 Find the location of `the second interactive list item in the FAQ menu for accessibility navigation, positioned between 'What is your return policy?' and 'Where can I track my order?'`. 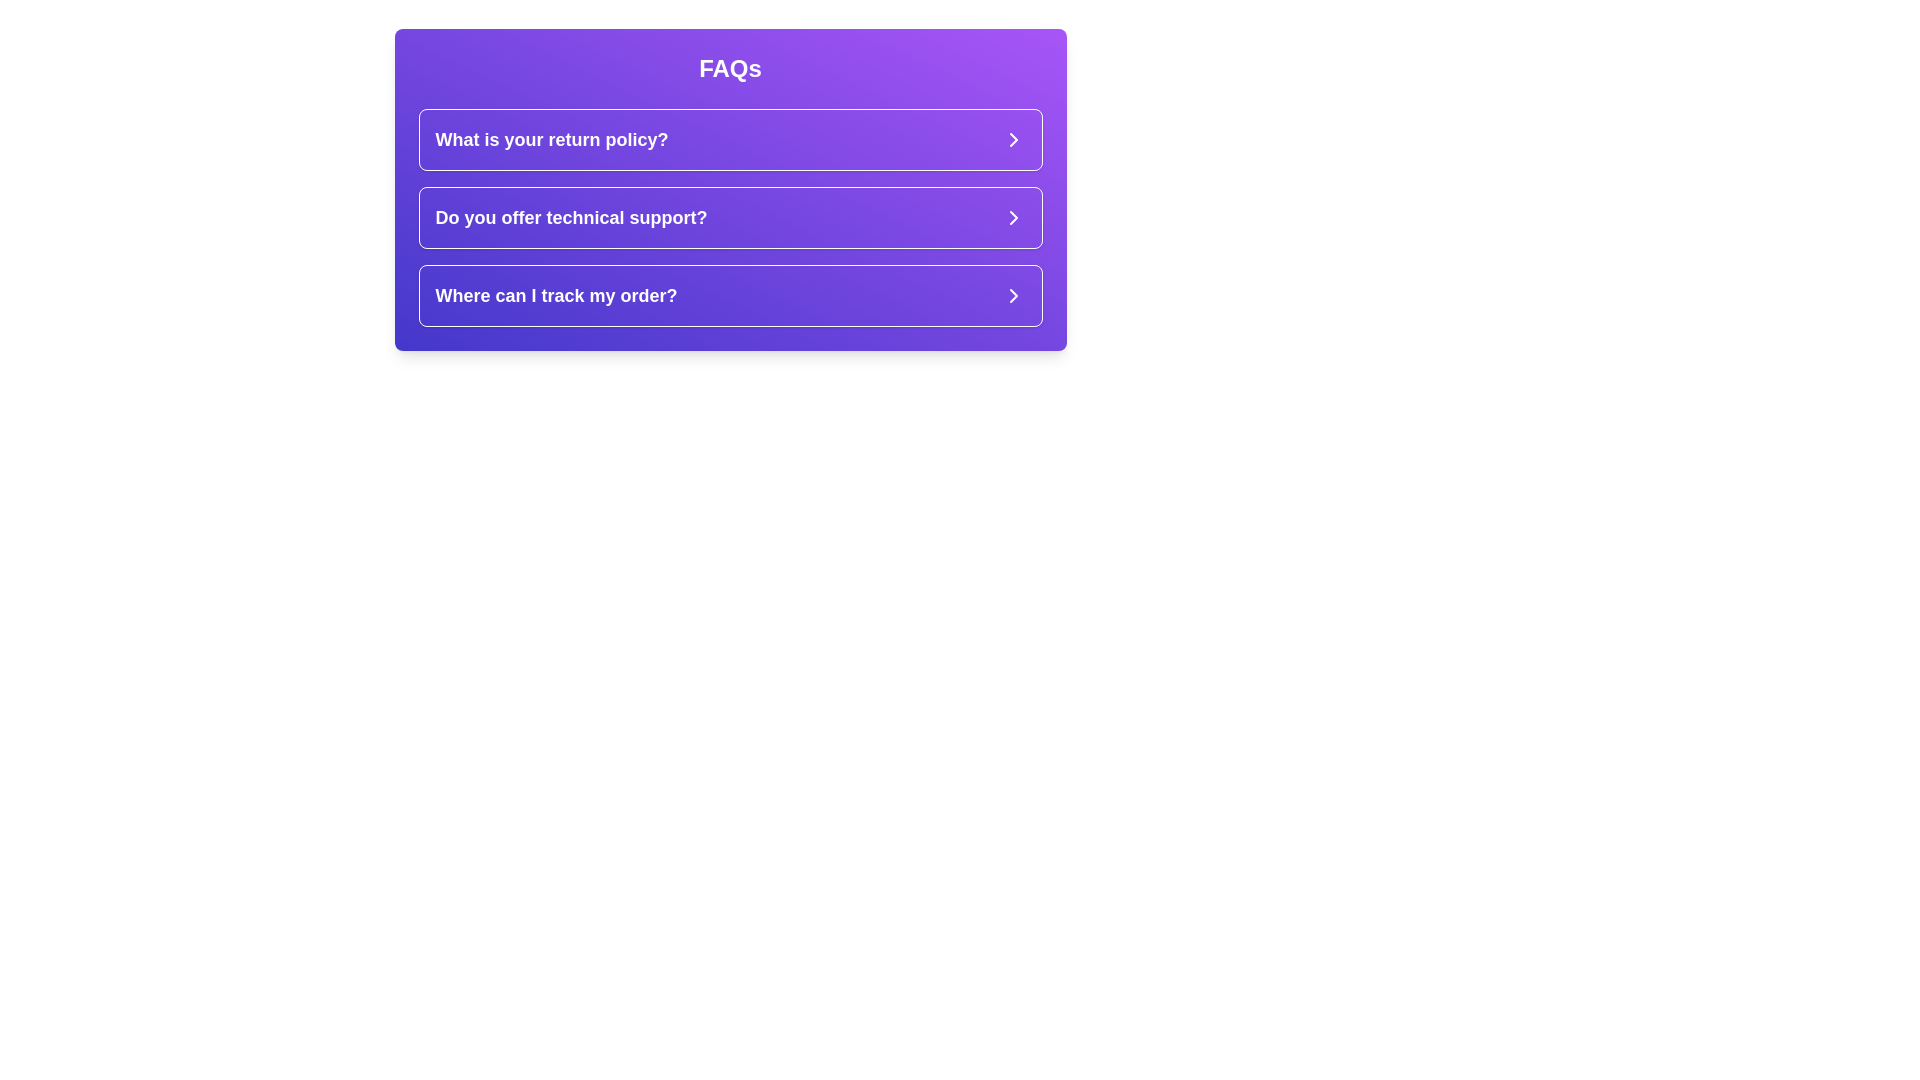

the second interactive list item in the FAQ menu for accessibility navigation, positioned between 'What is your return policy?' and 'Where can I track my order?' is located at coordinates (729, 218).